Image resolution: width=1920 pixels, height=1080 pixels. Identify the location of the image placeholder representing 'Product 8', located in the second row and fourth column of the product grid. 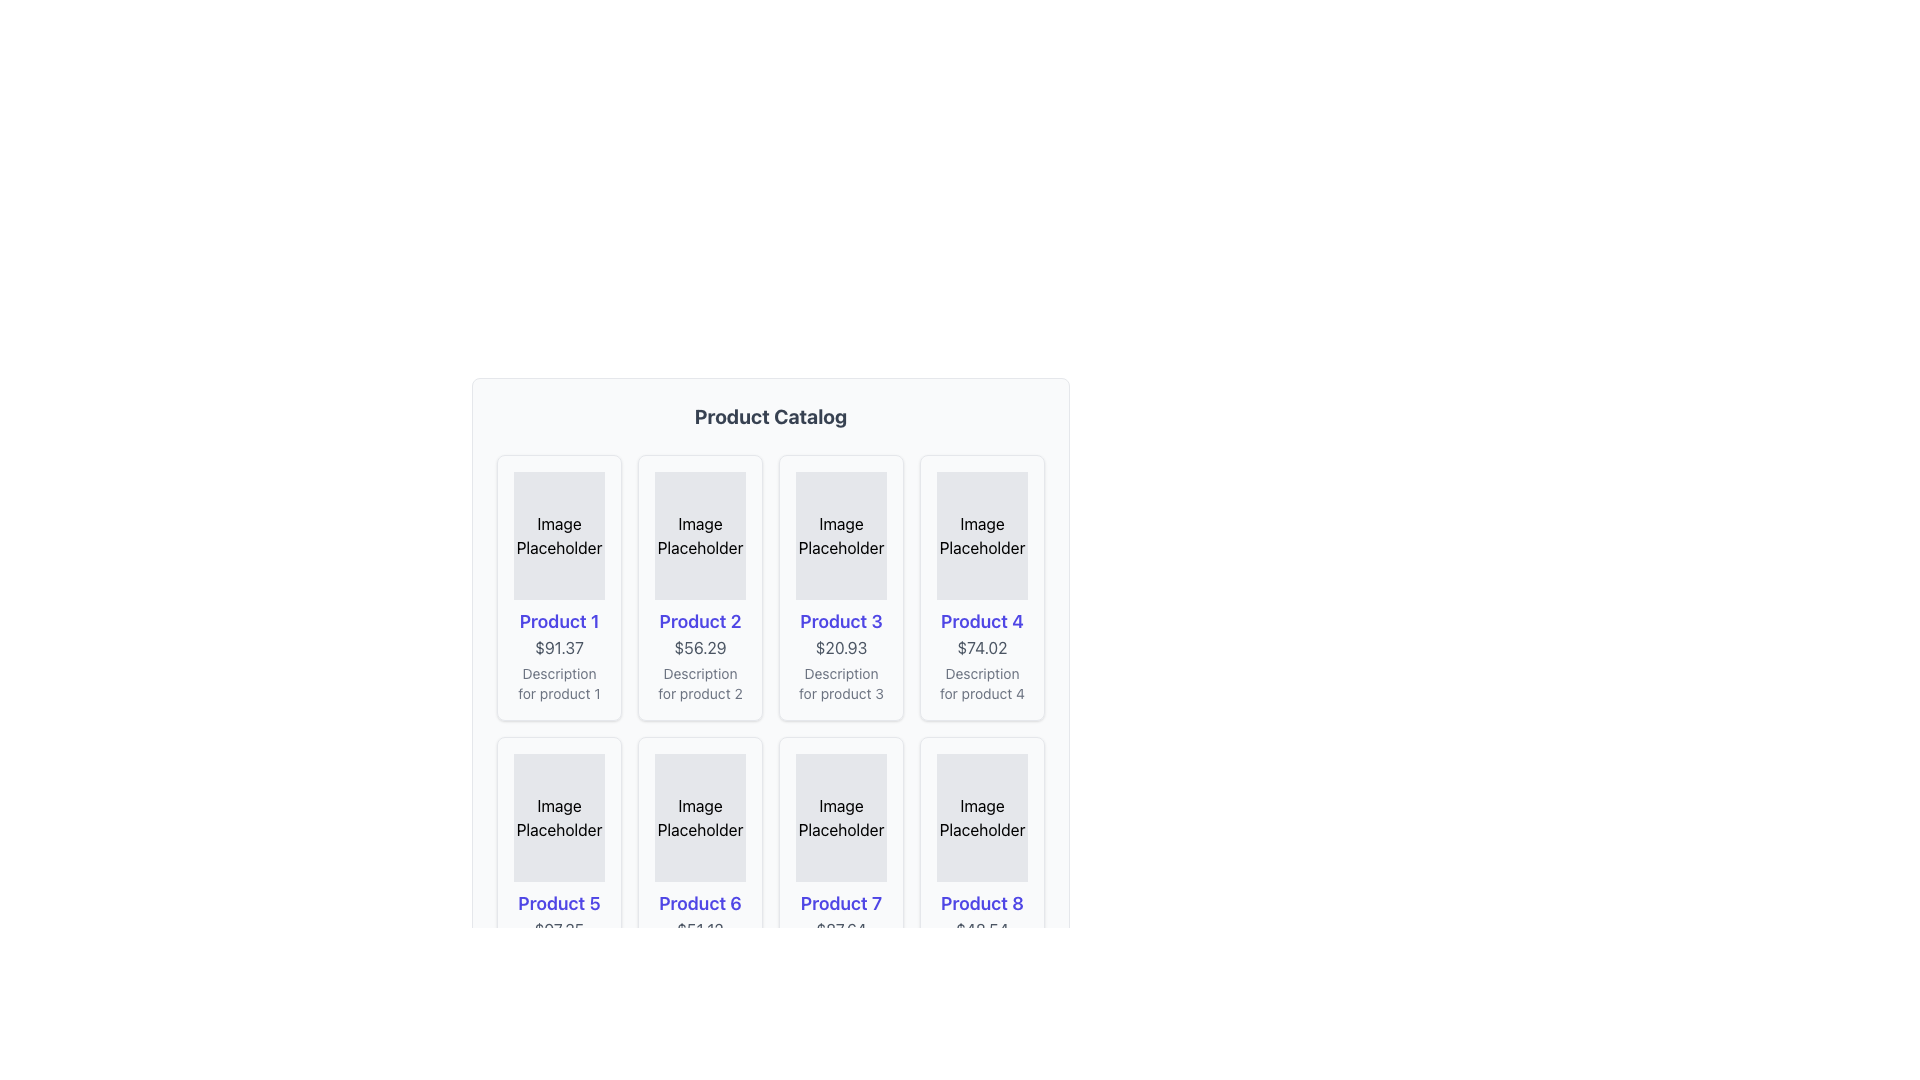
(982, 817).